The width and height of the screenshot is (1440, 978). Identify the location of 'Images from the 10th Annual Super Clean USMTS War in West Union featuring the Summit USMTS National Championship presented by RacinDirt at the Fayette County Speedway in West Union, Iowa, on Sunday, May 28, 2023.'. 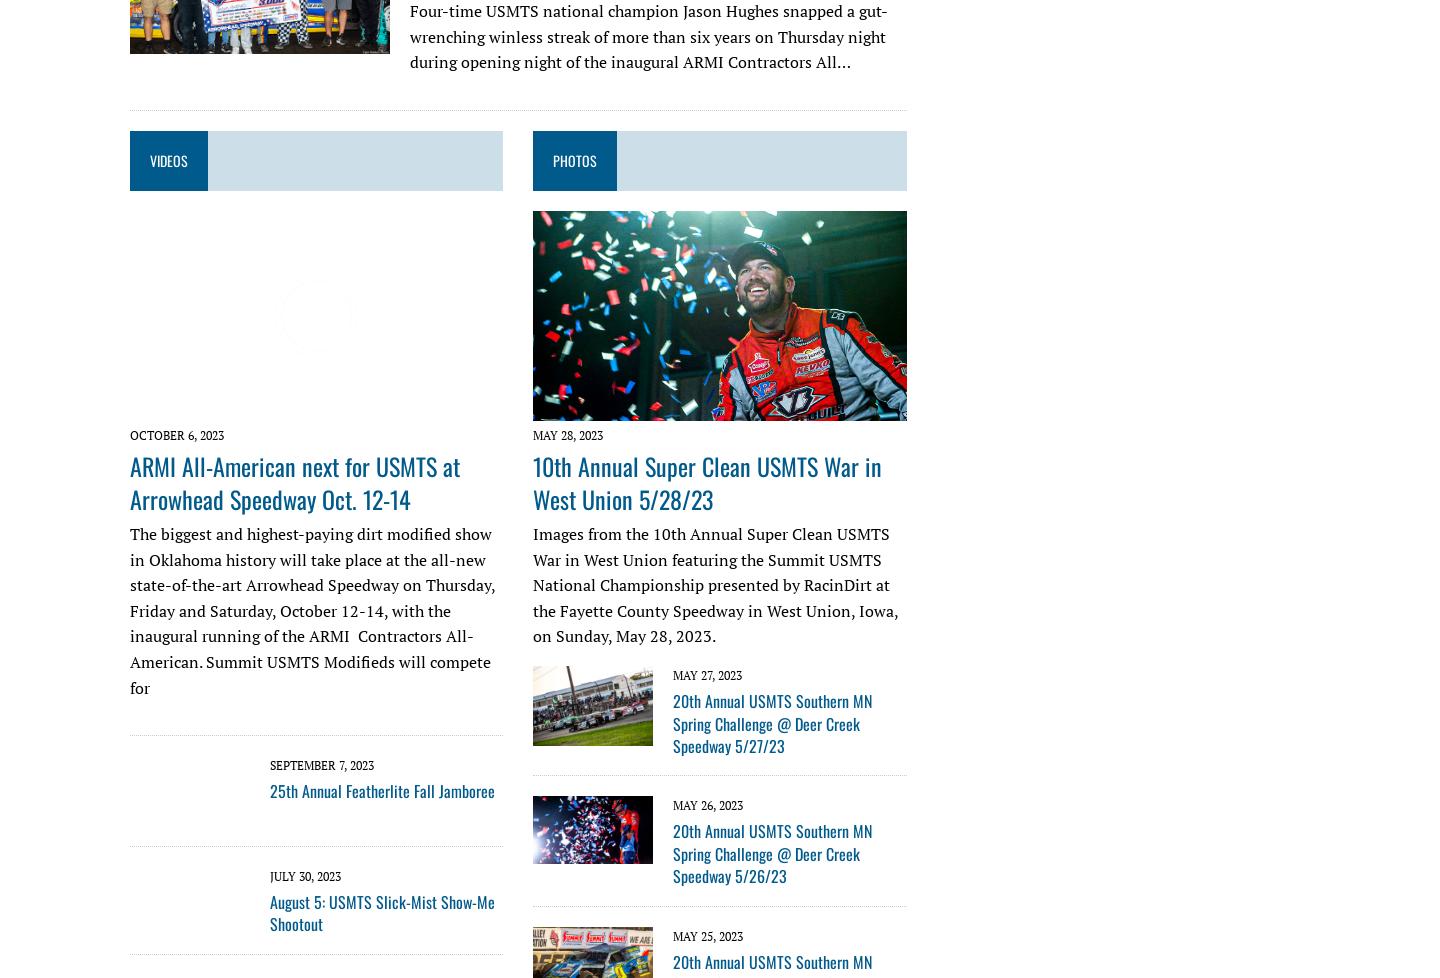
(715, 584).